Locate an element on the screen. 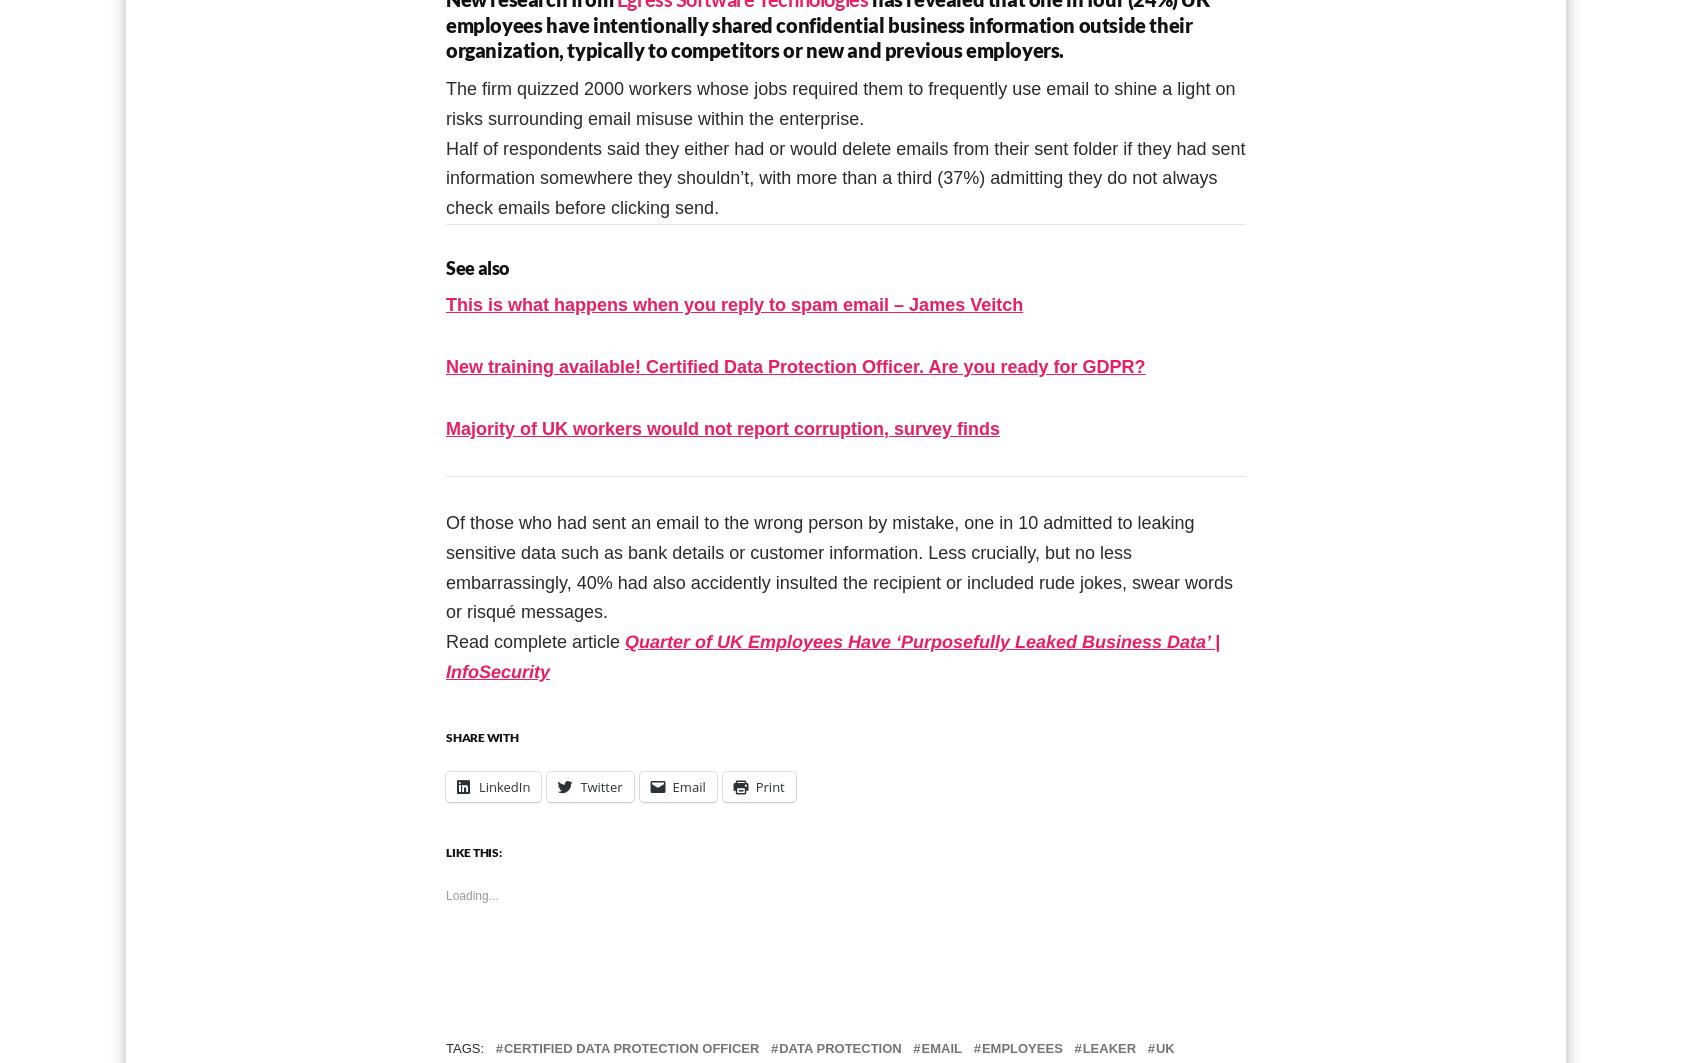 This screenshot has height=1063, width=1692. 'Like this:' is located at coordinates (472, 850).